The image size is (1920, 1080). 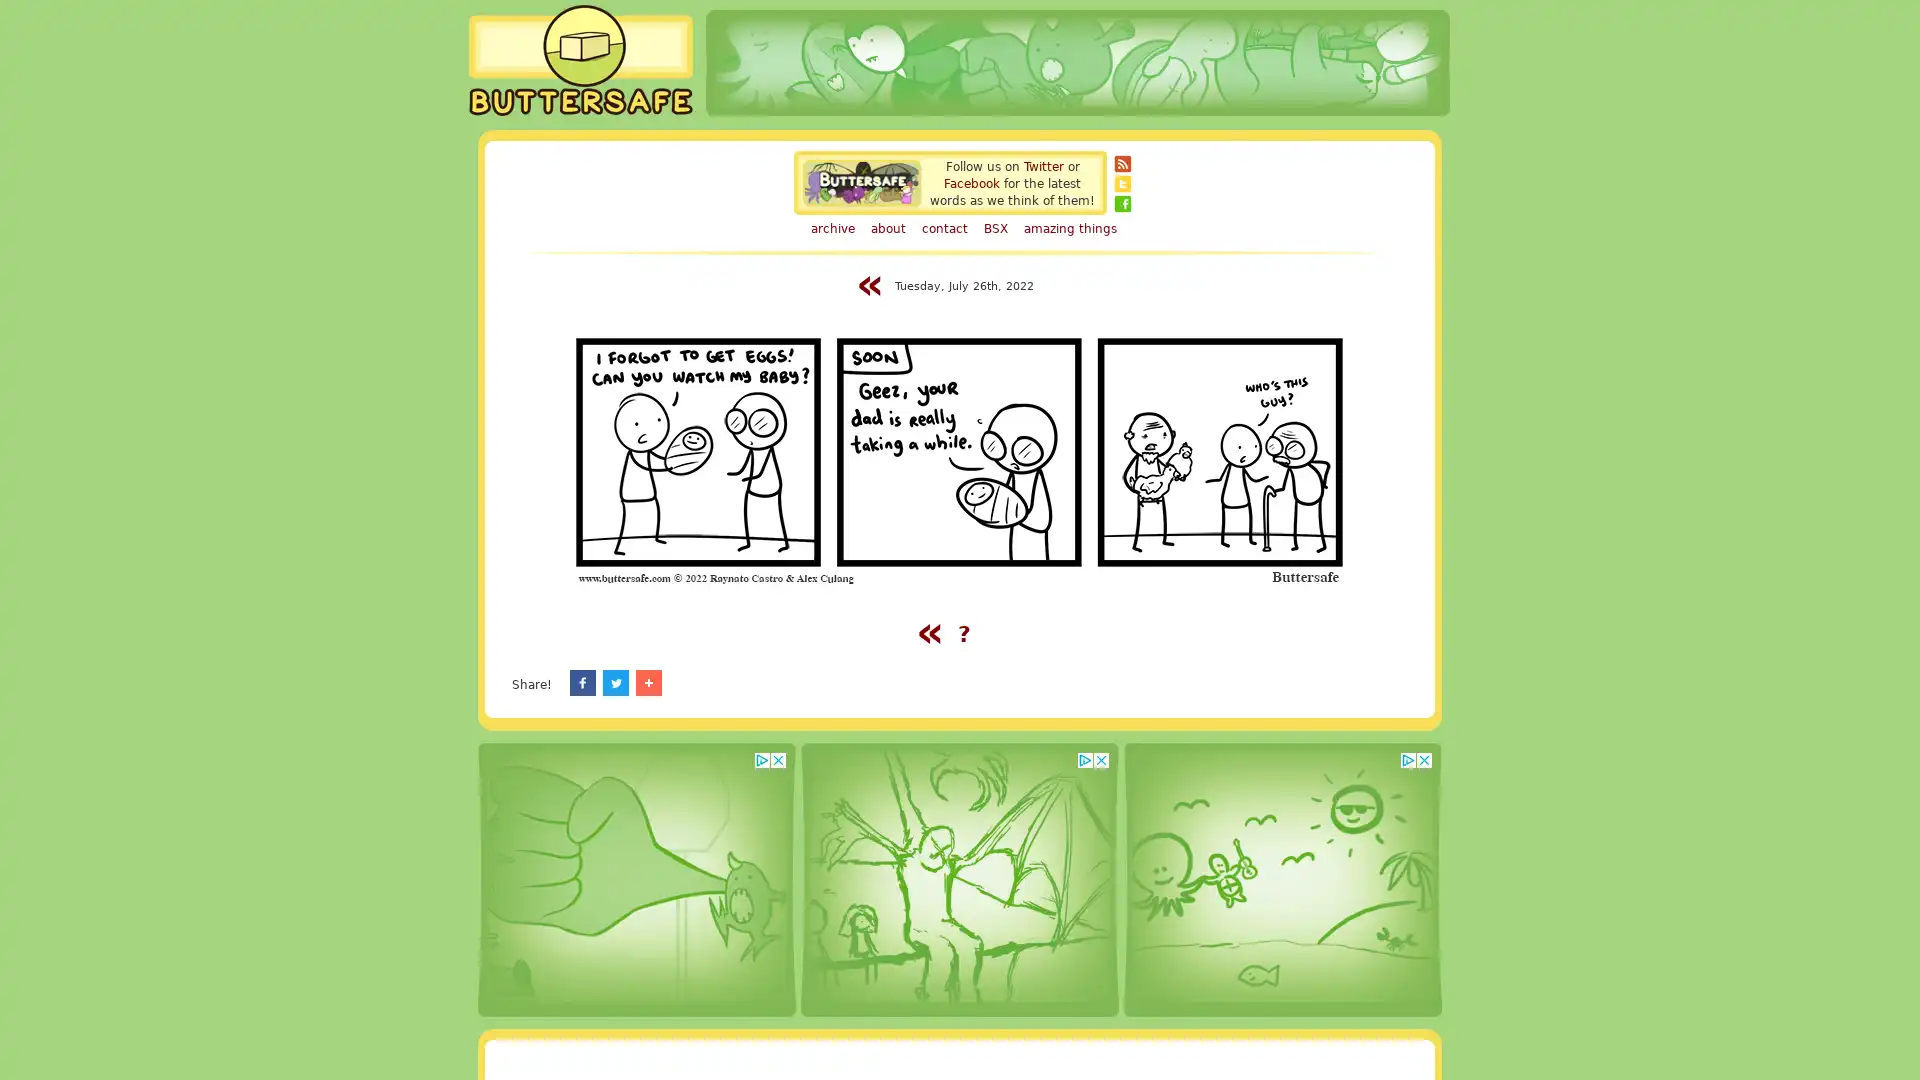 What do you see at coordinates (705, 681) in the screenshot?
I see `Share to Twitter Twitter` at bounding box center [705, 681].